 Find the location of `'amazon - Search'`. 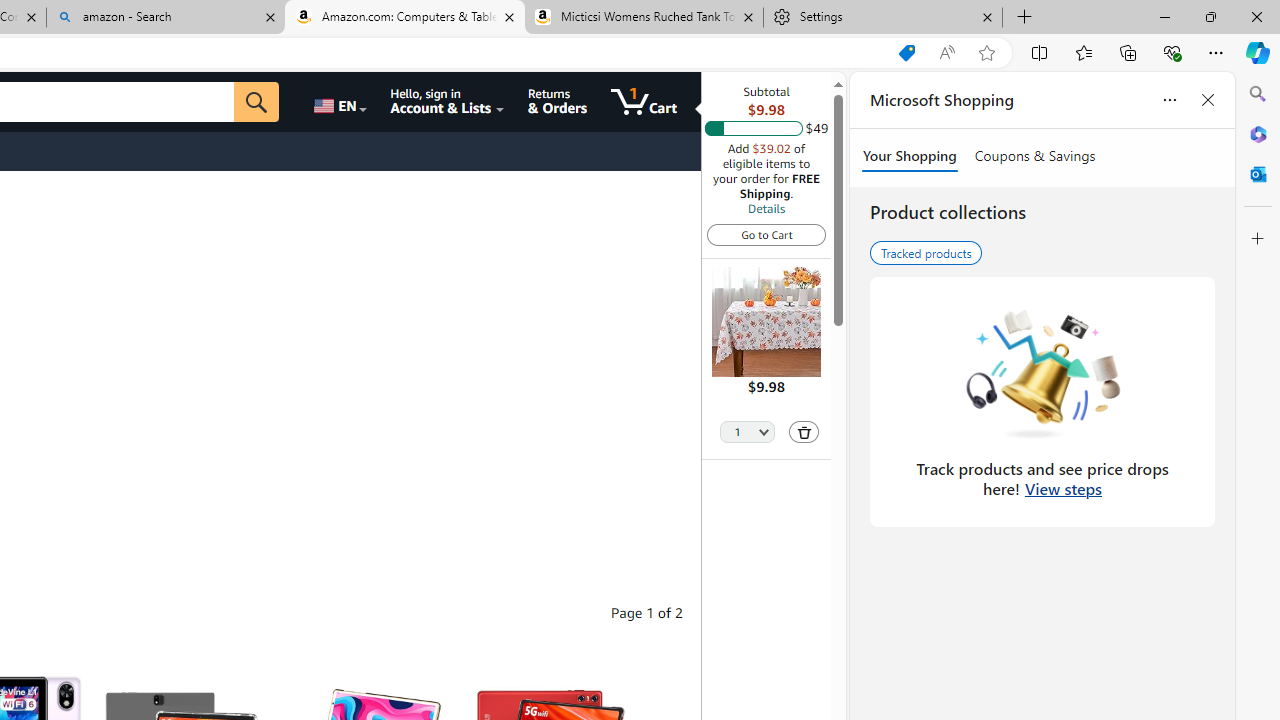

'amazon - Search' is located at coordinates (166, 17).